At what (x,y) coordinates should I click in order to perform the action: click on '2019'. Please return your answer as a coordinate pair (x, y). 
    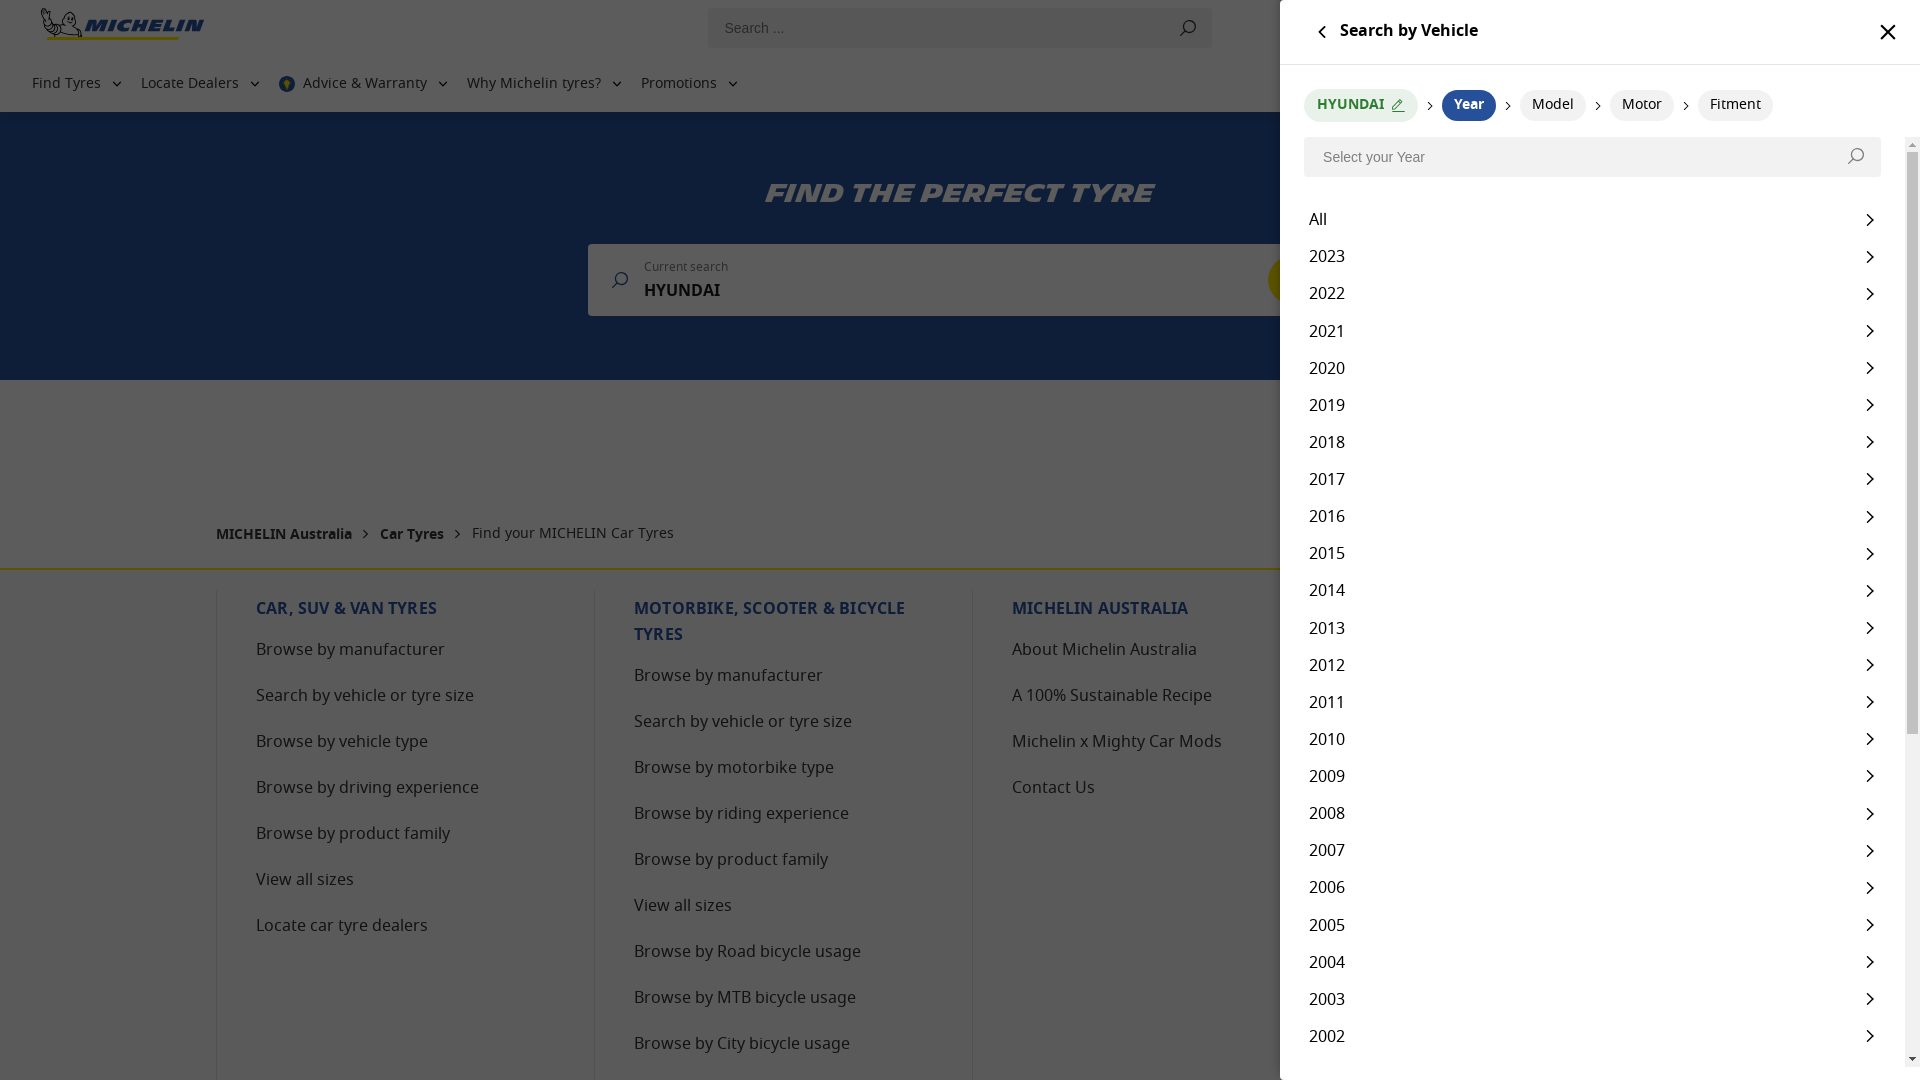
    Looking at the image, I should click on (1591, 405).